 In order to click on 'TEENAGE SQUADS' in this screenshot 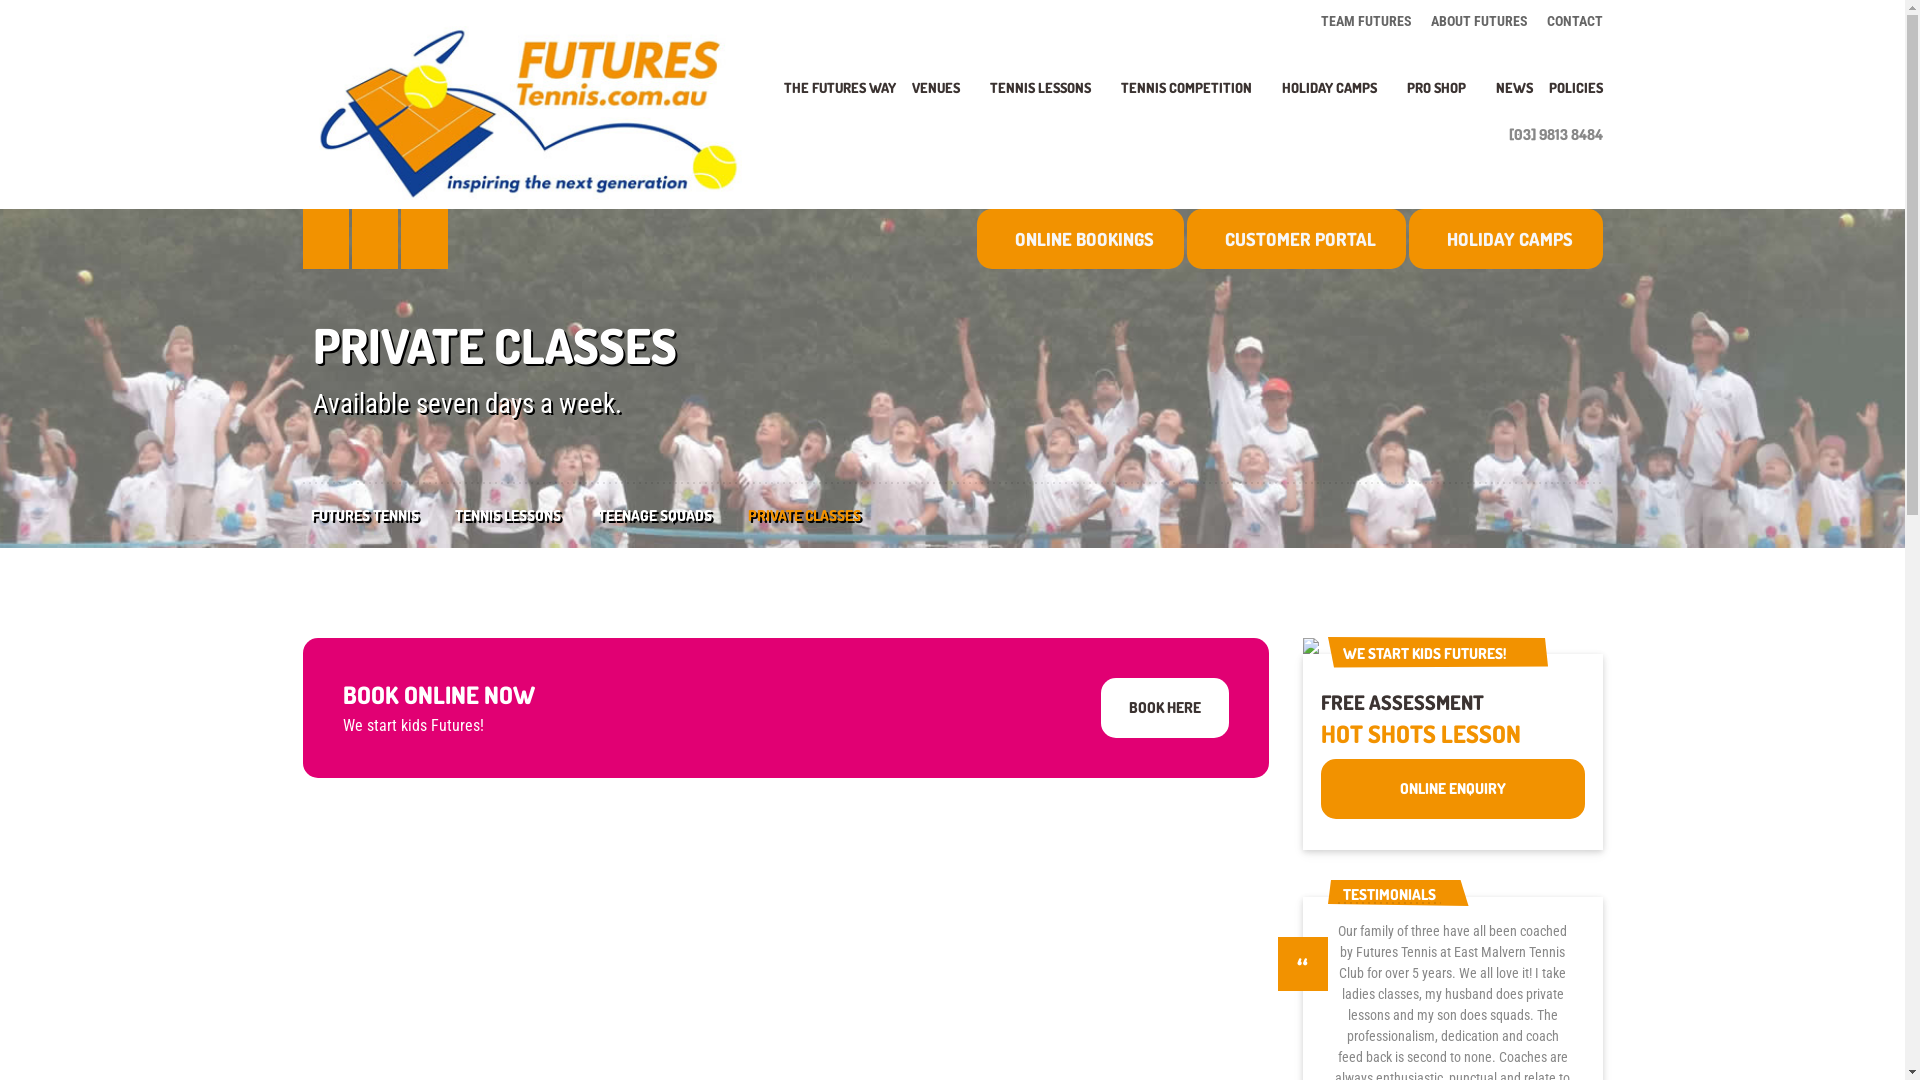, I will do `click(673, 514)`.